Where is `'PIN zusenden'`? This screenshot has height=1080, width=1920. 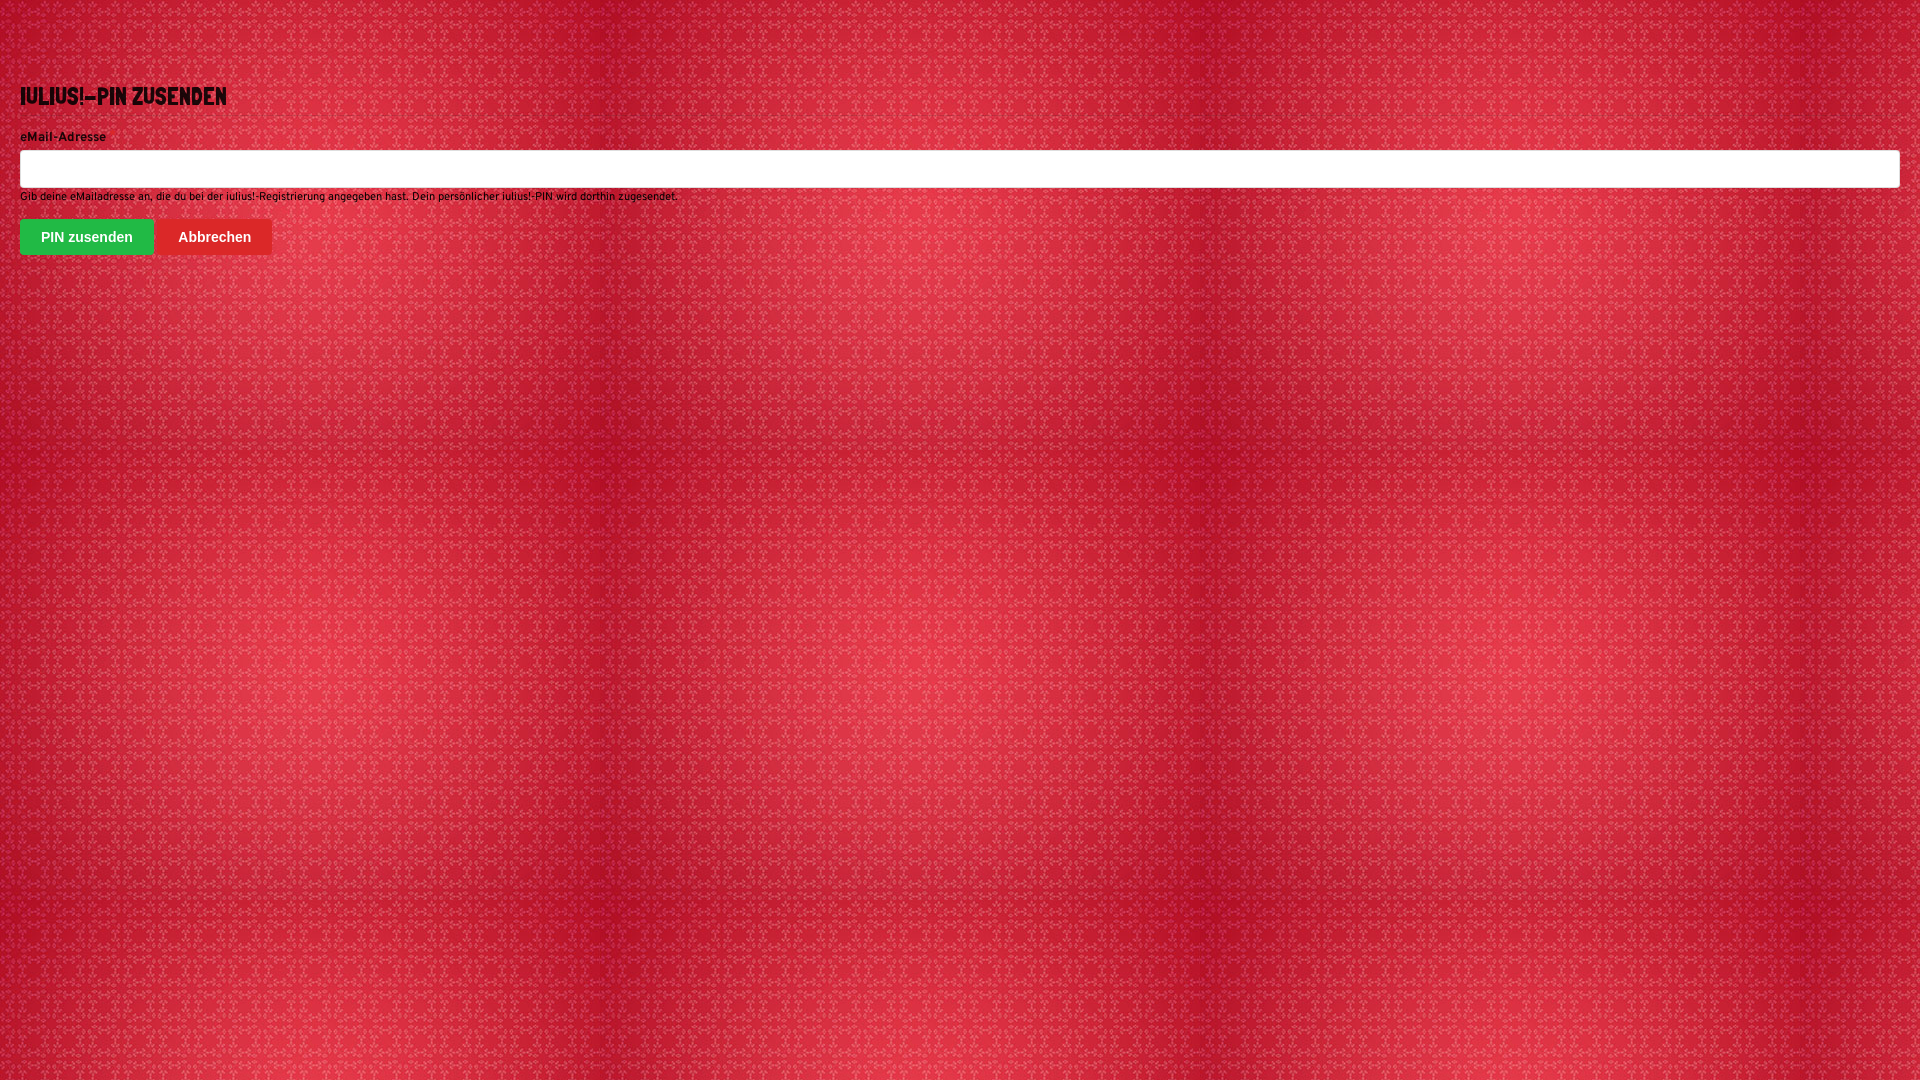 'PIN zusenden' is located at coordinates (85, 235).